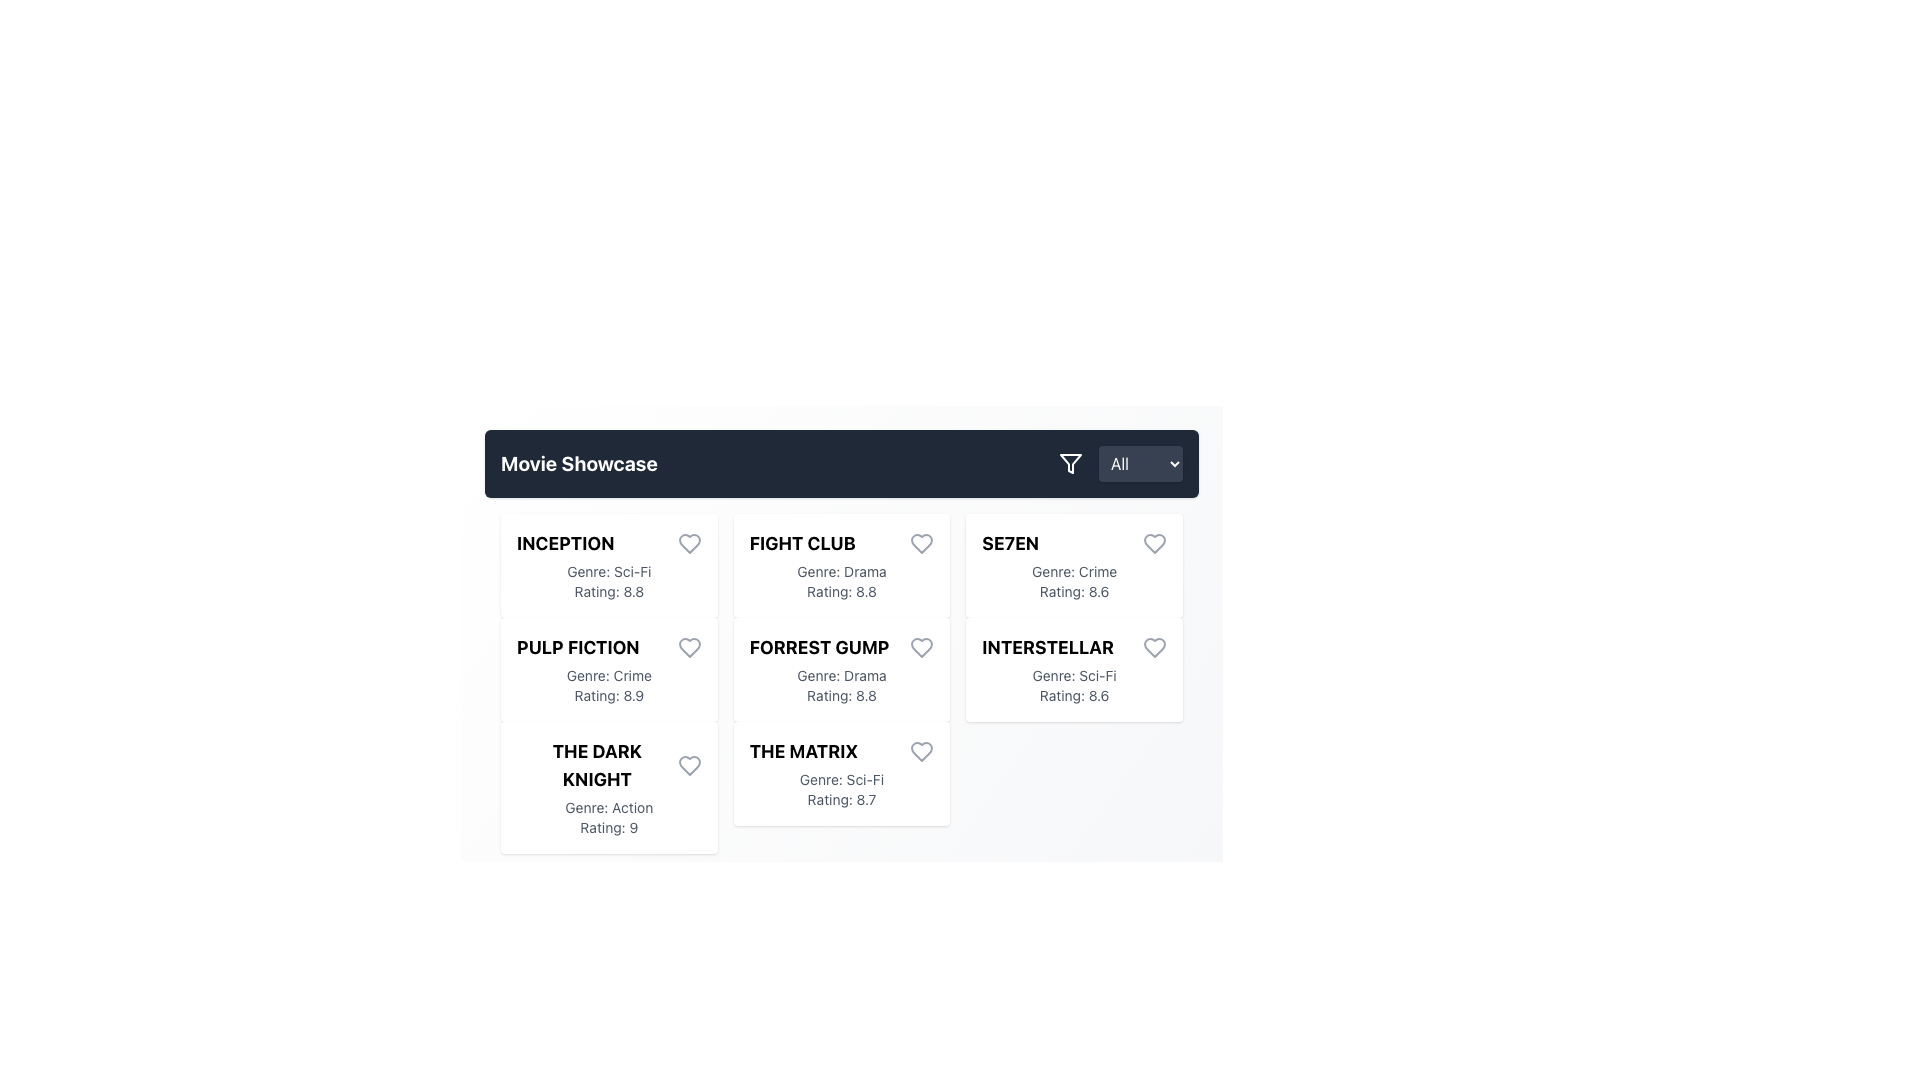 This screenshot has height=1080, width=1920. I want to click on the Icon Button located on the right side of the top bar before the 'All' dropdown menu, so click(1069, 463).